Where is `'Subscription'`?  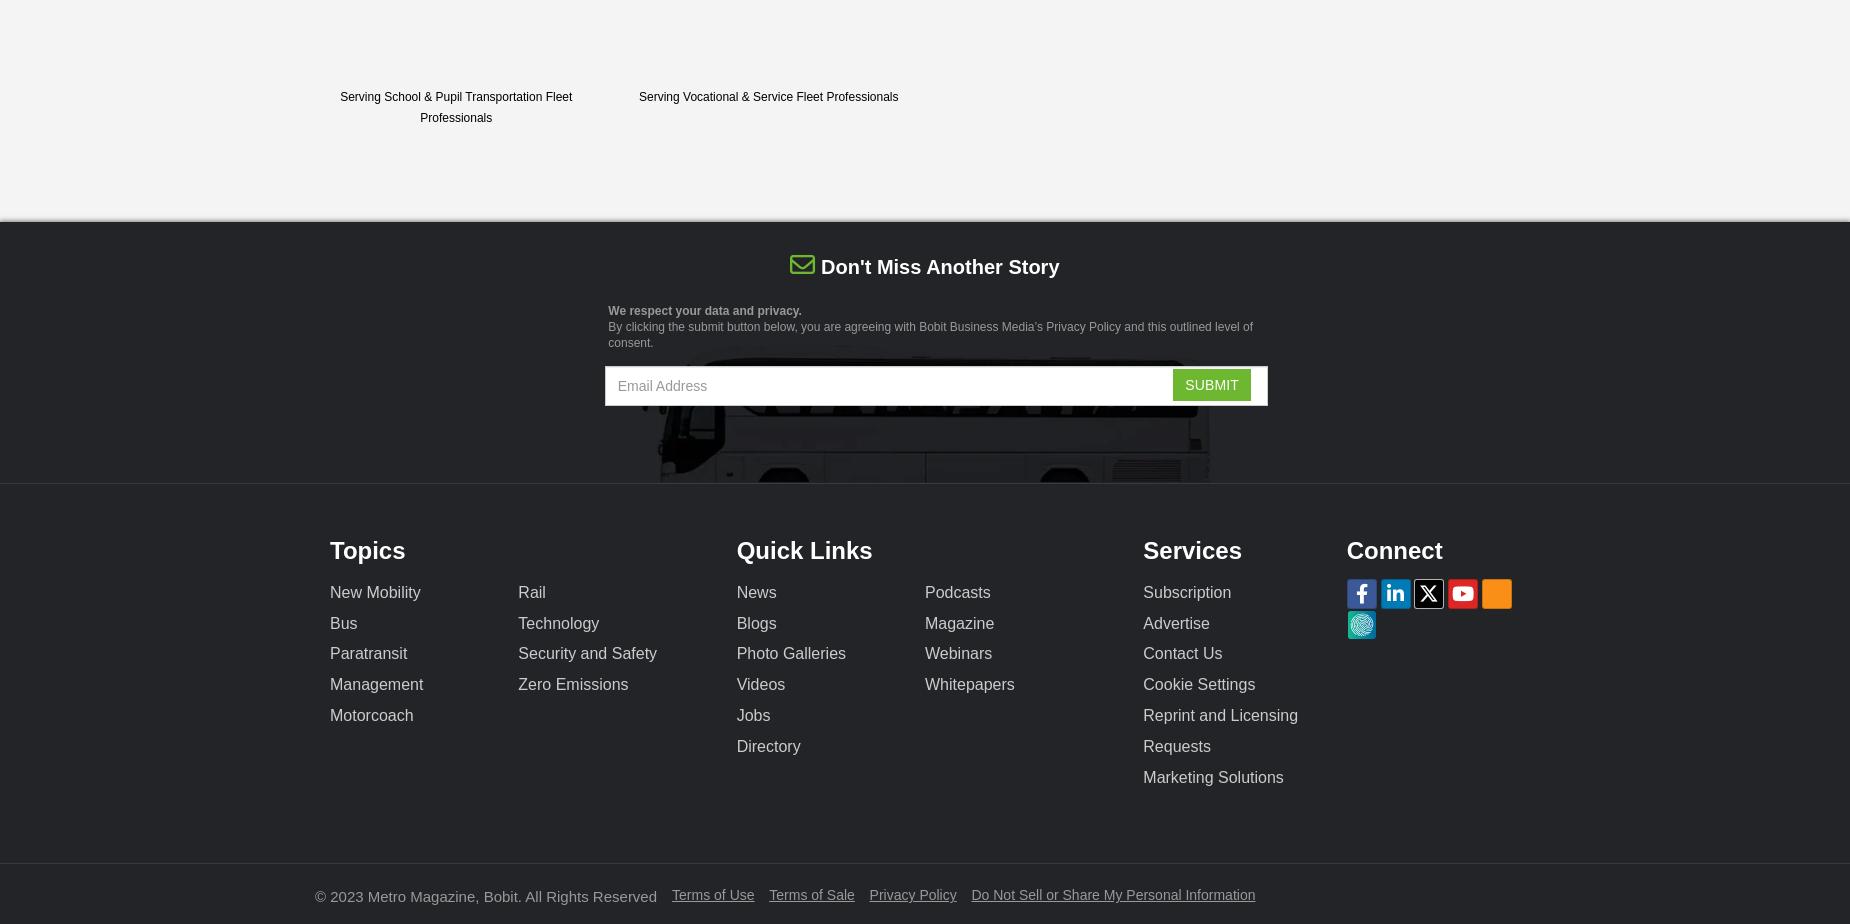
'Subscription' is located at coordinates (1185, 591).